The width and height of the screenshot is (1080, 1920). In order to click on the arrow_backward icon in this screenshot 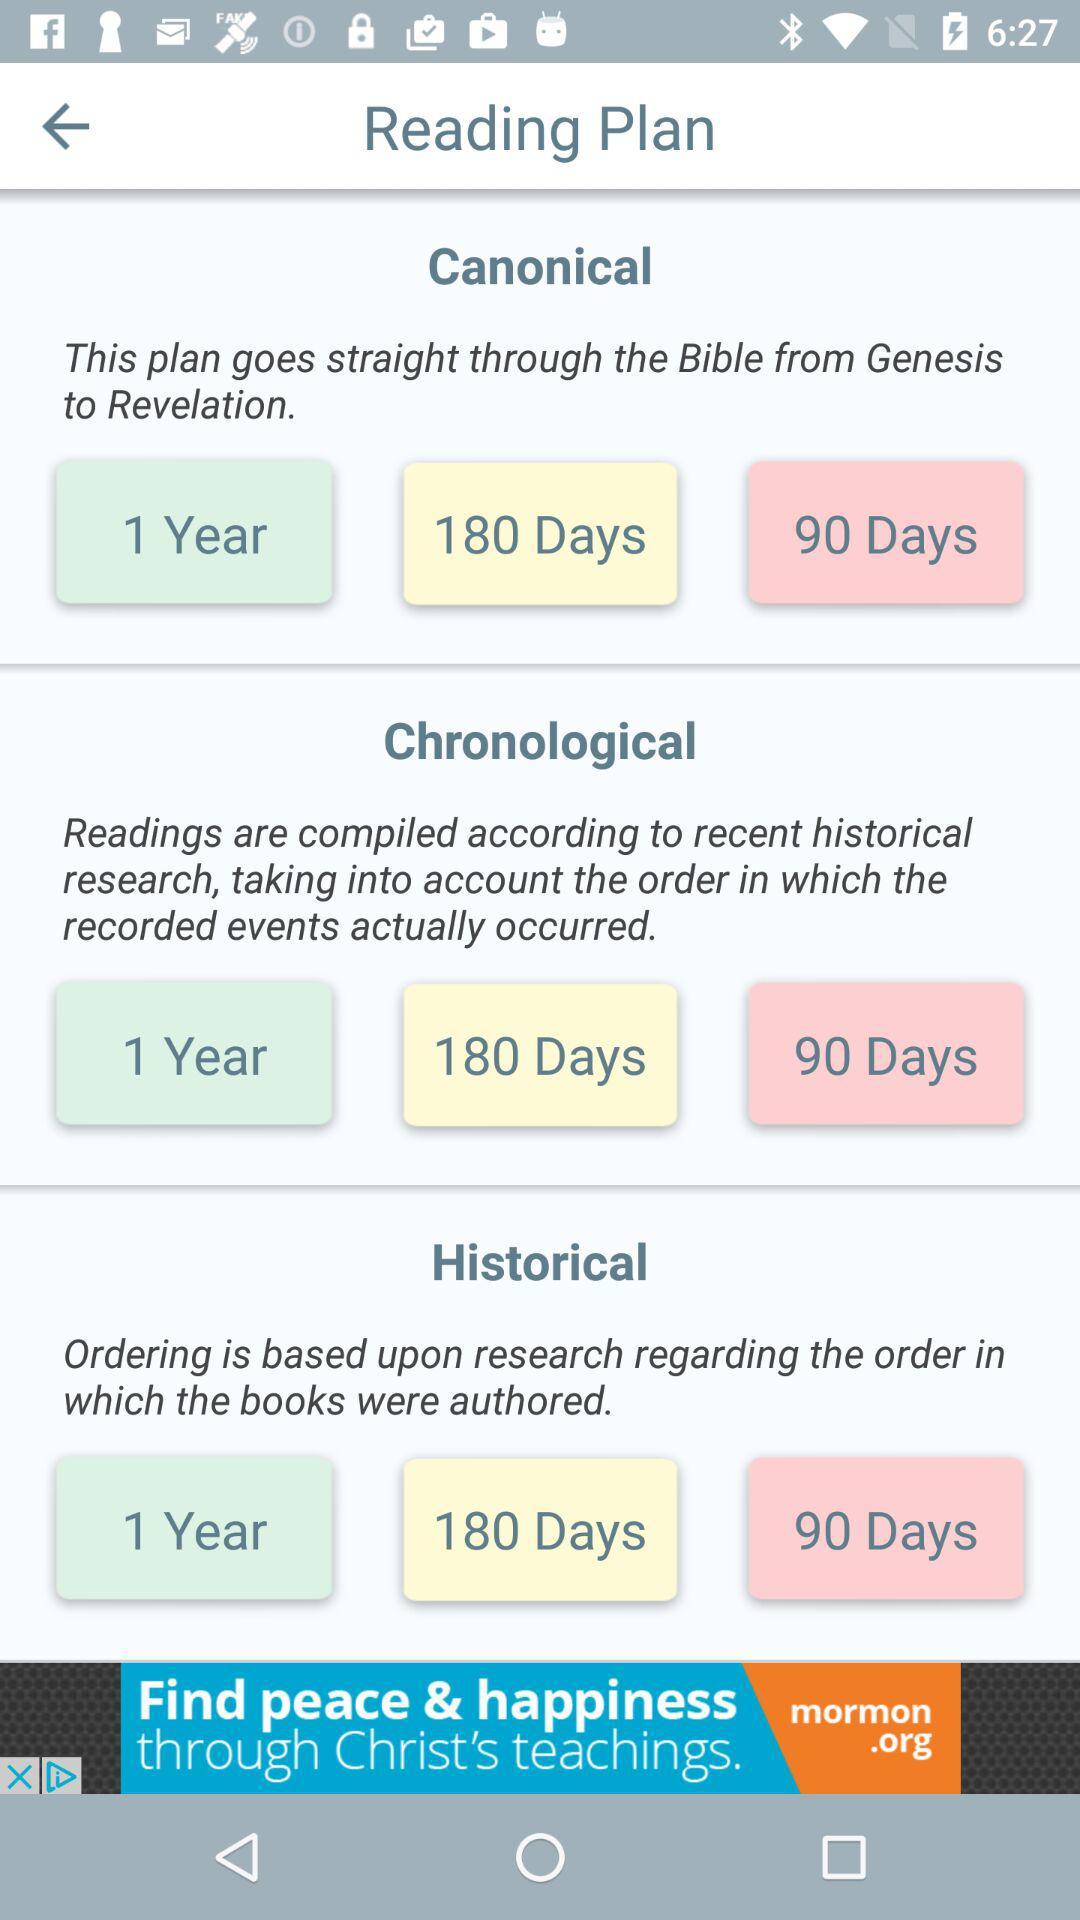, I will do `click(64, 124)`.